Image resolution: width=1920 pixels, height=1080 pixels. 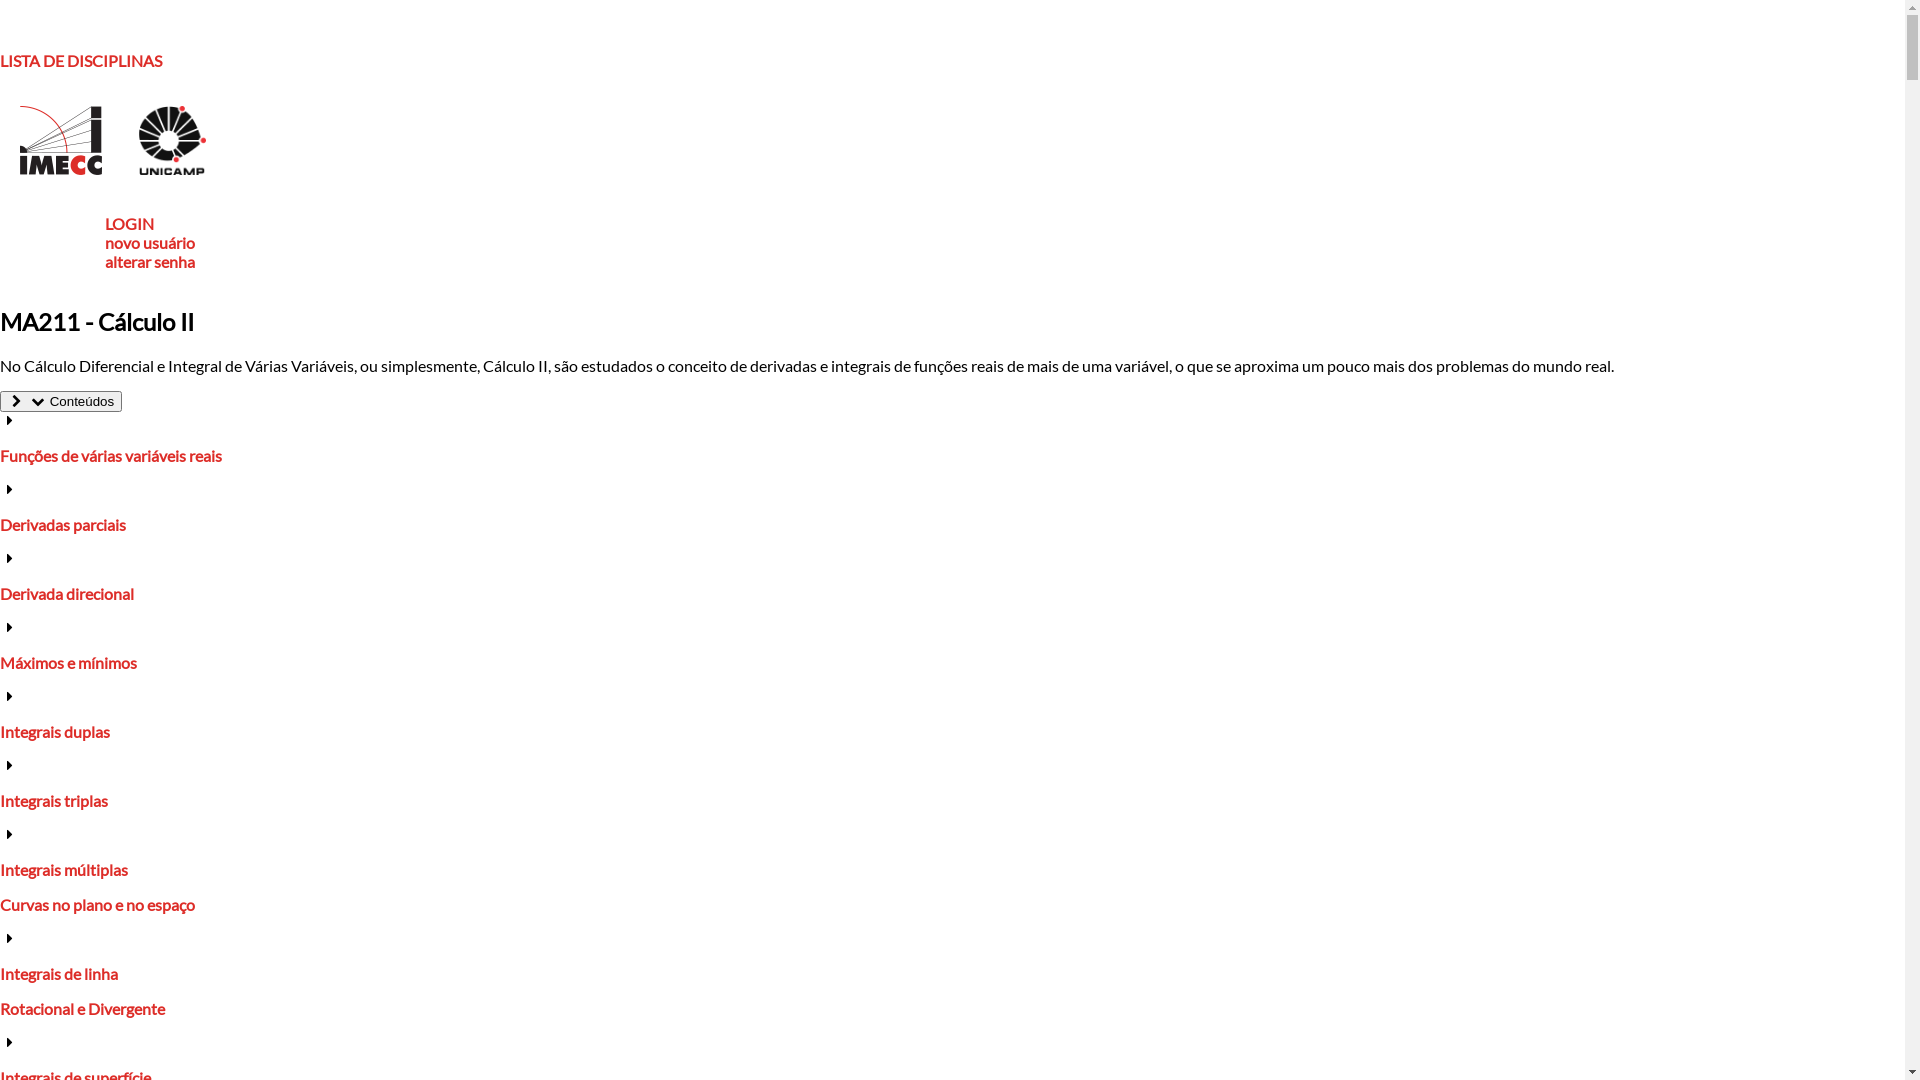 I want to click on 'Integrais de linha', so click(x=58, y=972).